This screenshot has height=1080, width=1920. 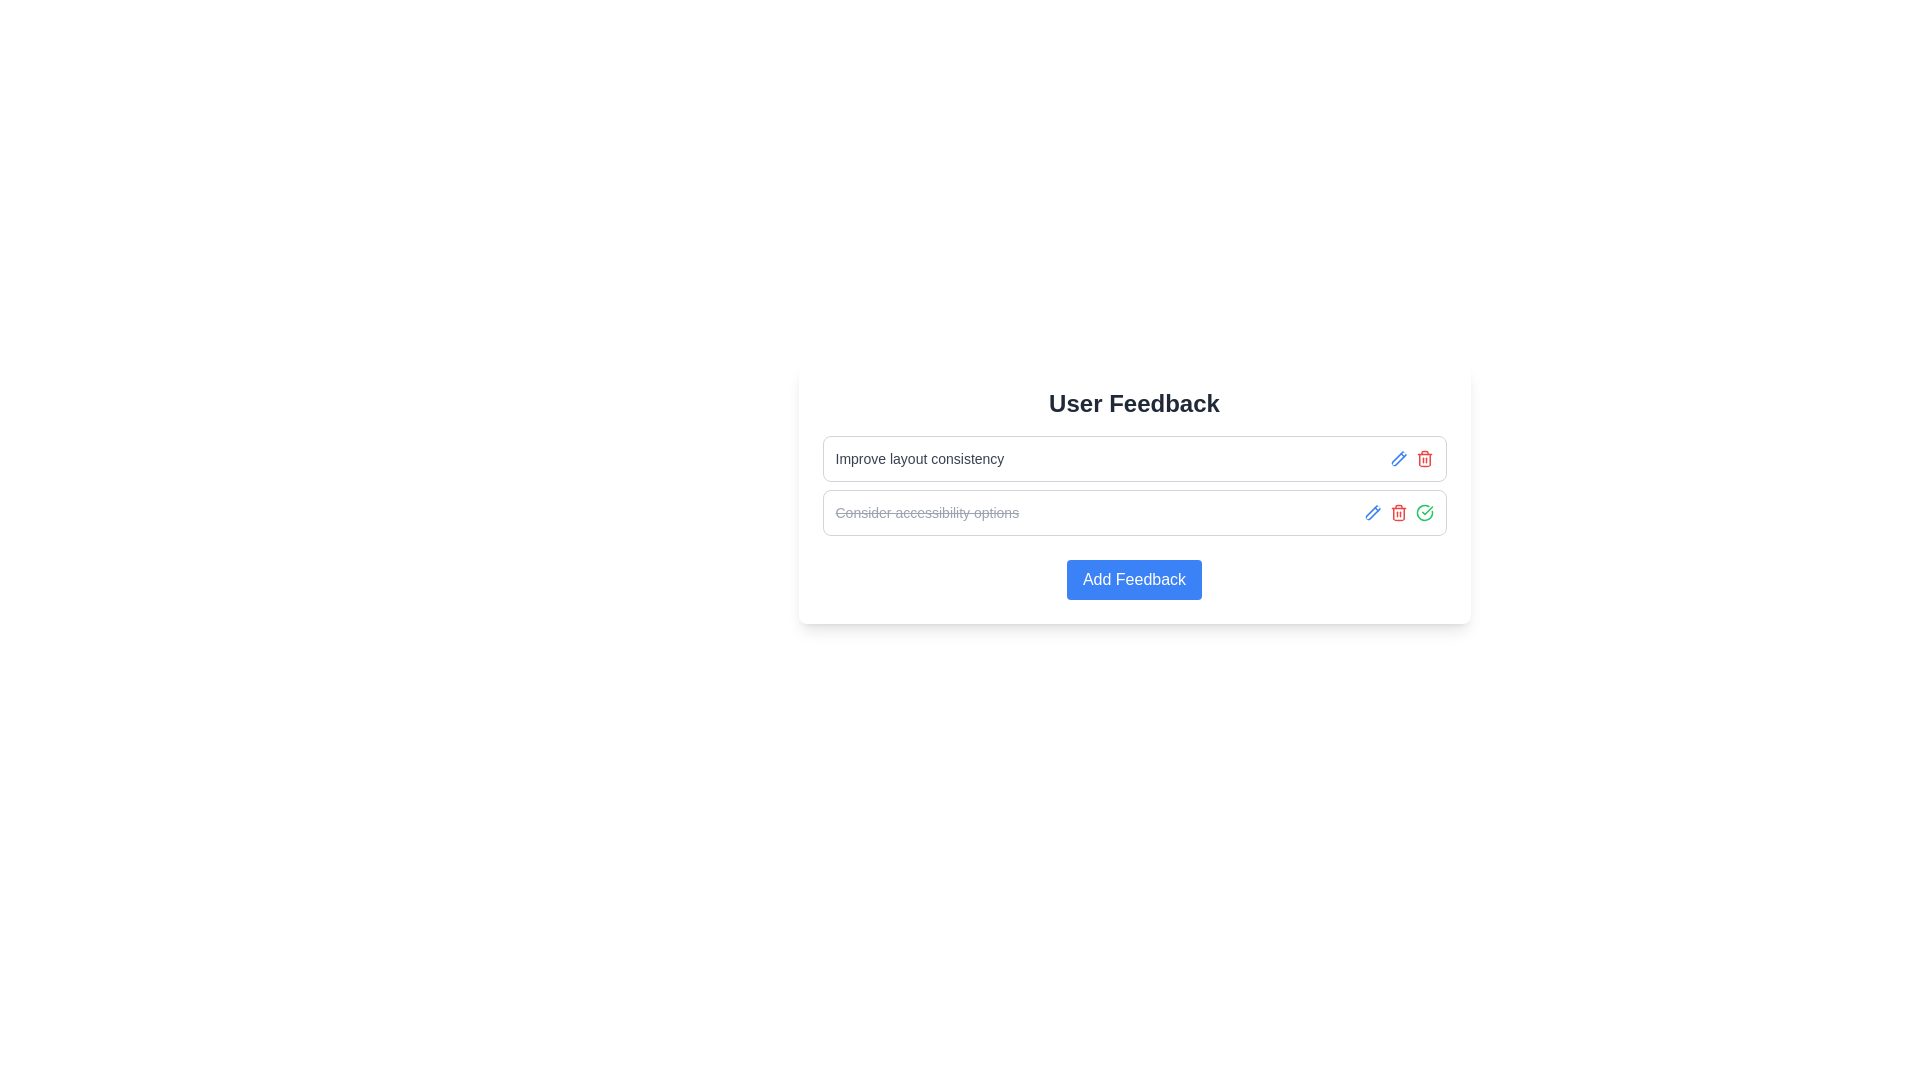 What do you see at coordinates (1134, 579) in the screenshot?
I see `the submit button located at the bottom center of the 'User Feedback' modal` at bounding box center [1134, 579].